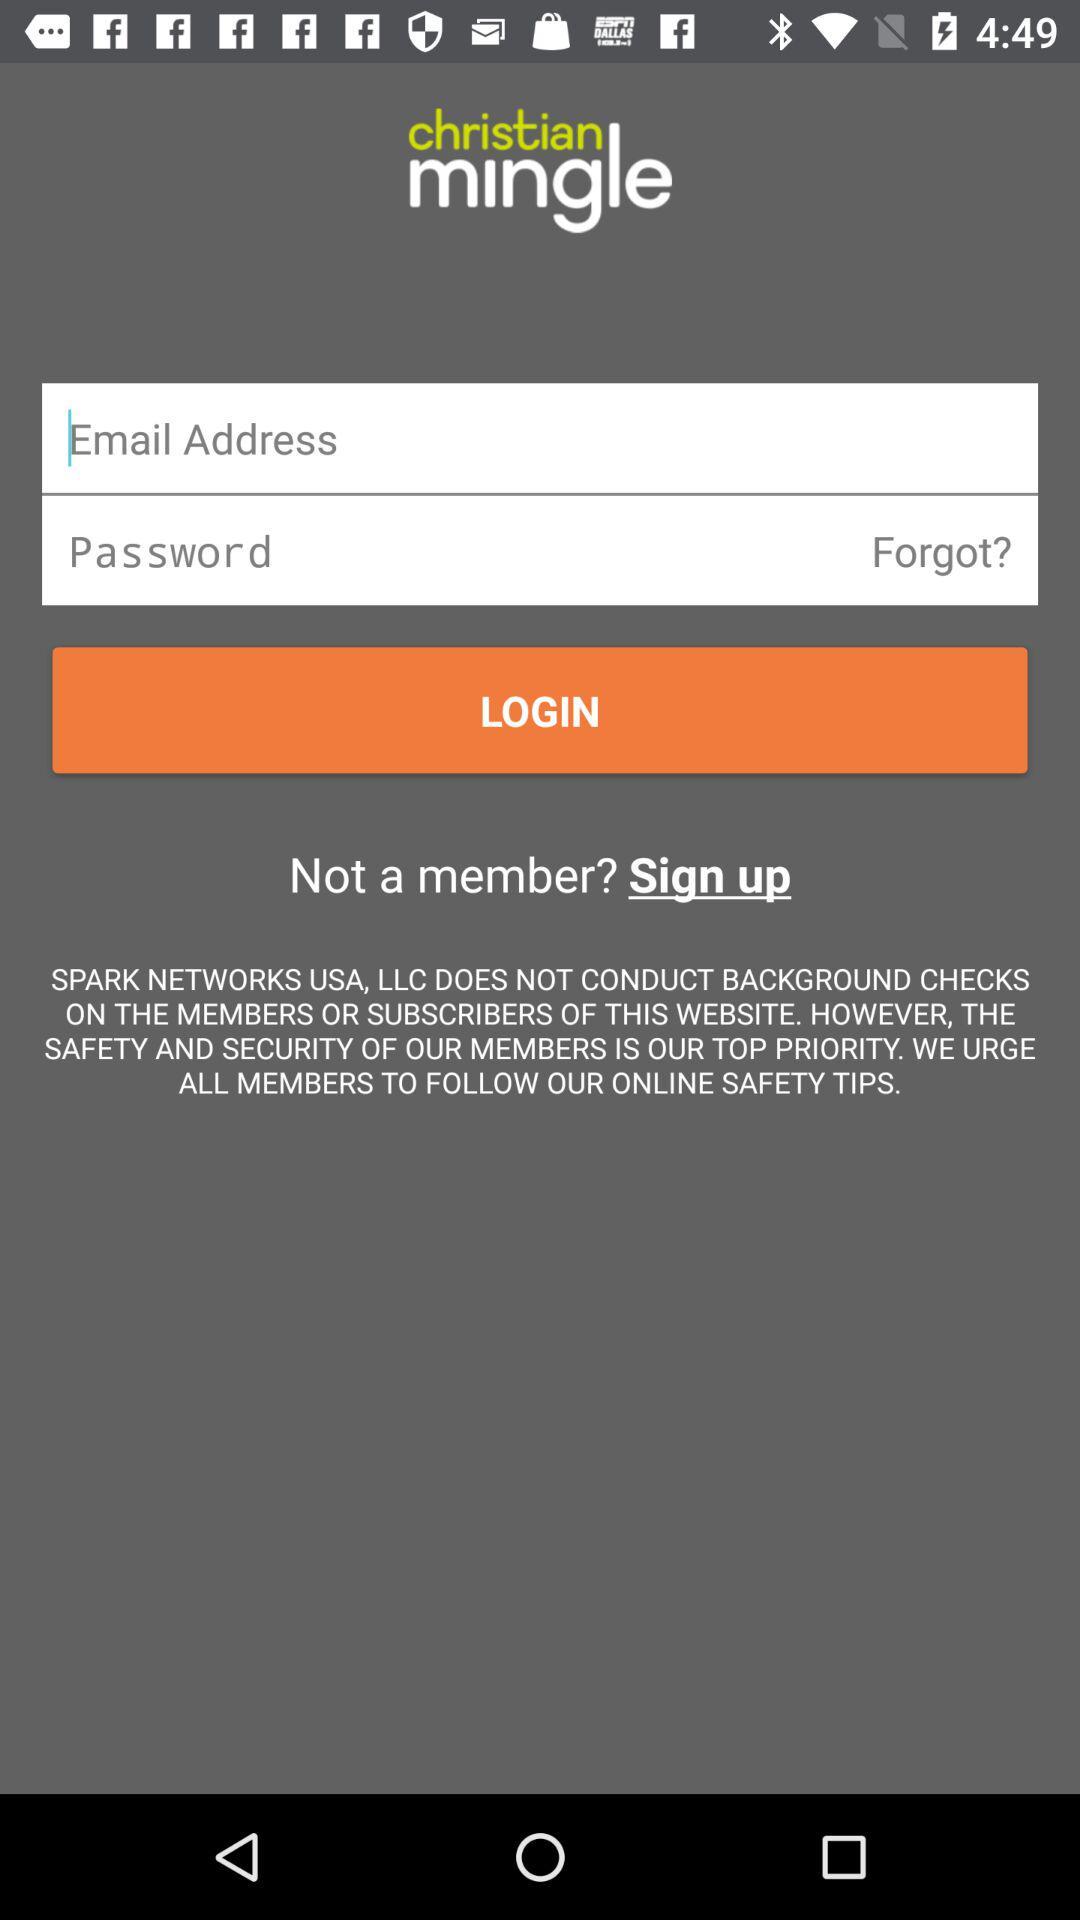 The height and width of the screenshot is (1920, 1080). I want to click on password, so click(540, 550).